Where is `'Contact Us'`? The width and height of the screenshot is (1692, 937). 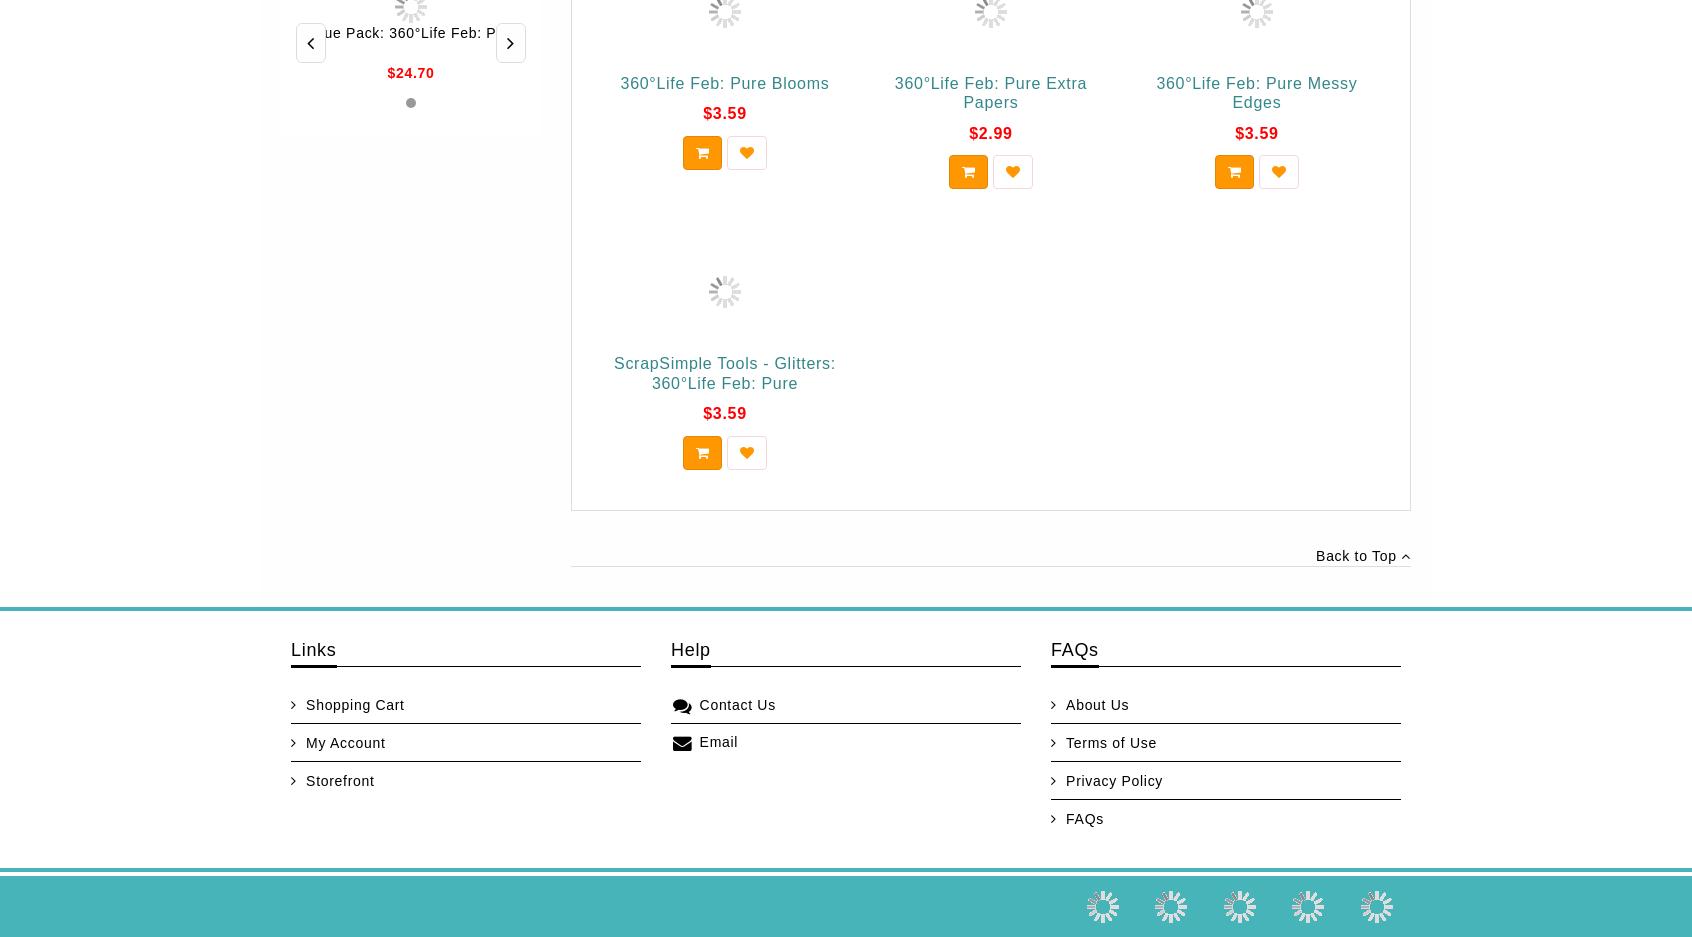
'Contact Us' is located at coordinates (734, 704).